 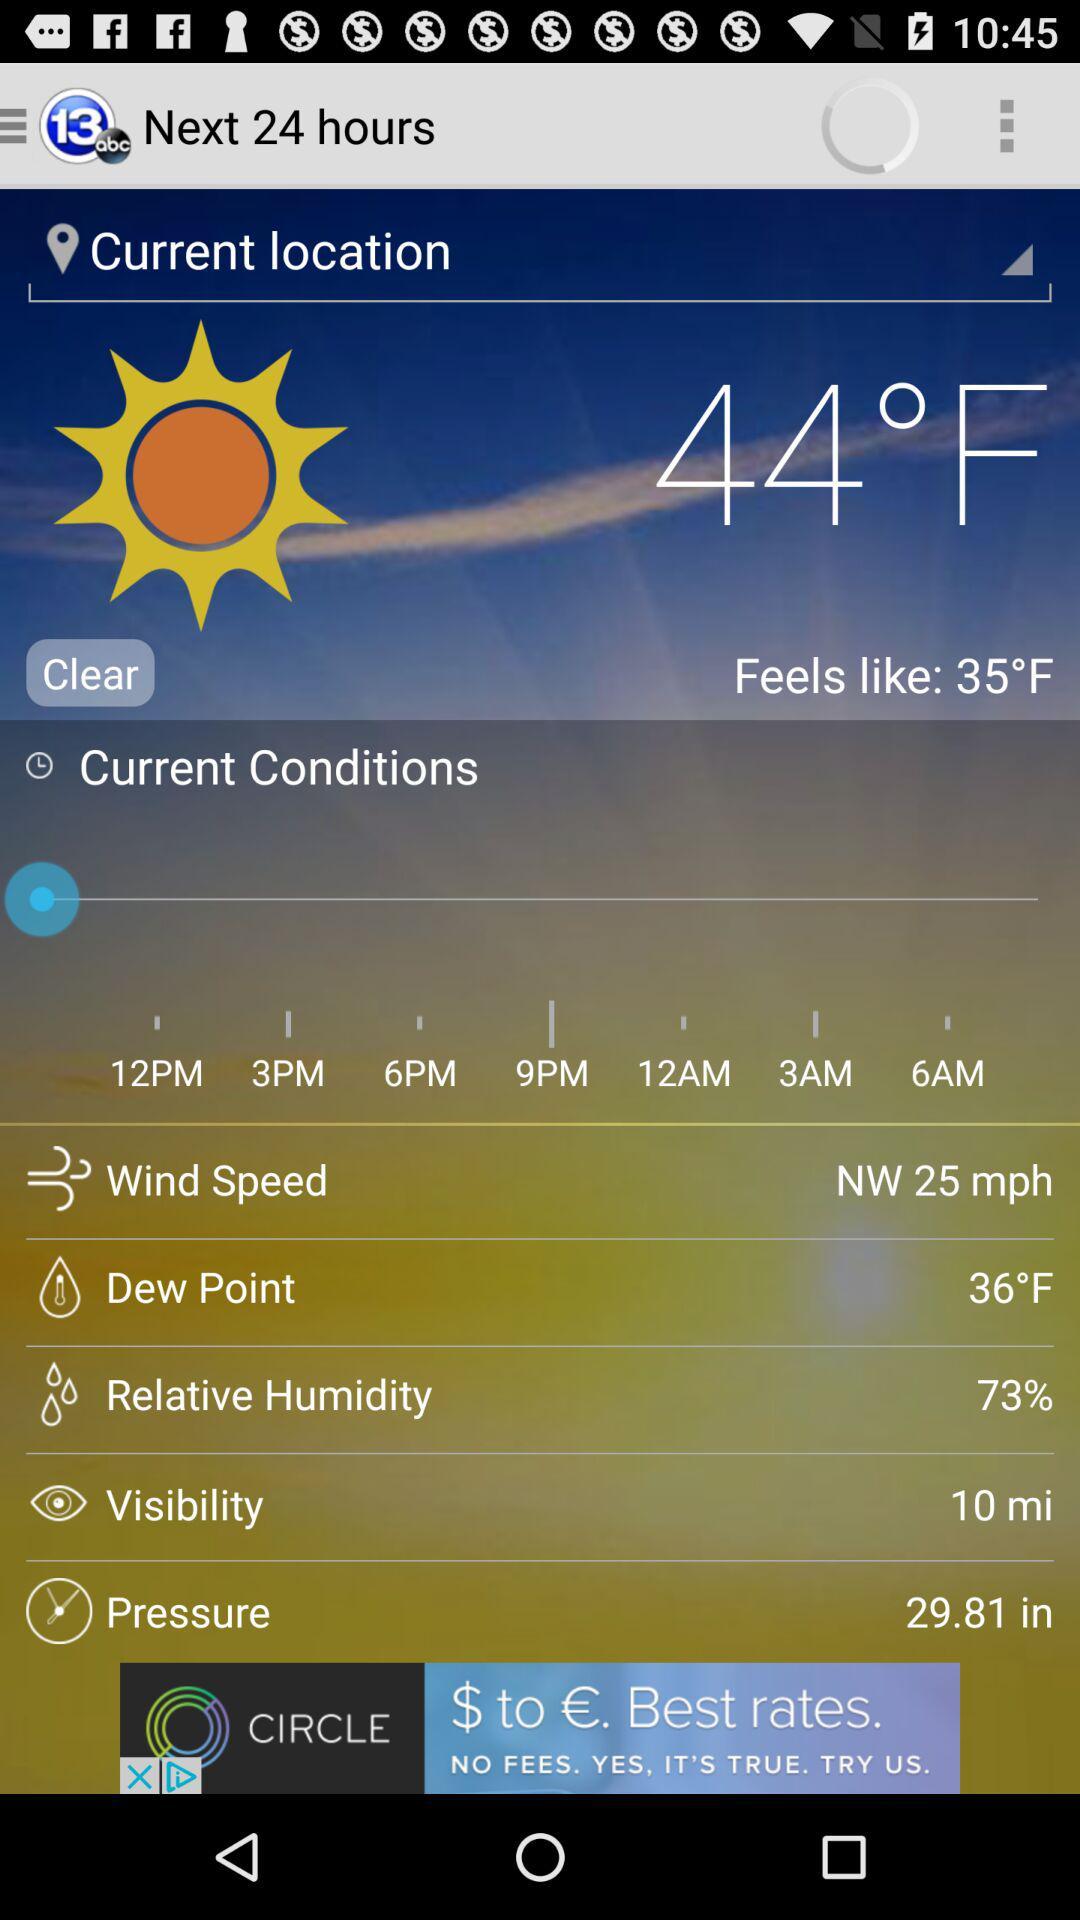 What do you see at coordinates (540, 1727) in the screenshot?
I see `links to an external advertisement` at bounding box center [540, 1727].